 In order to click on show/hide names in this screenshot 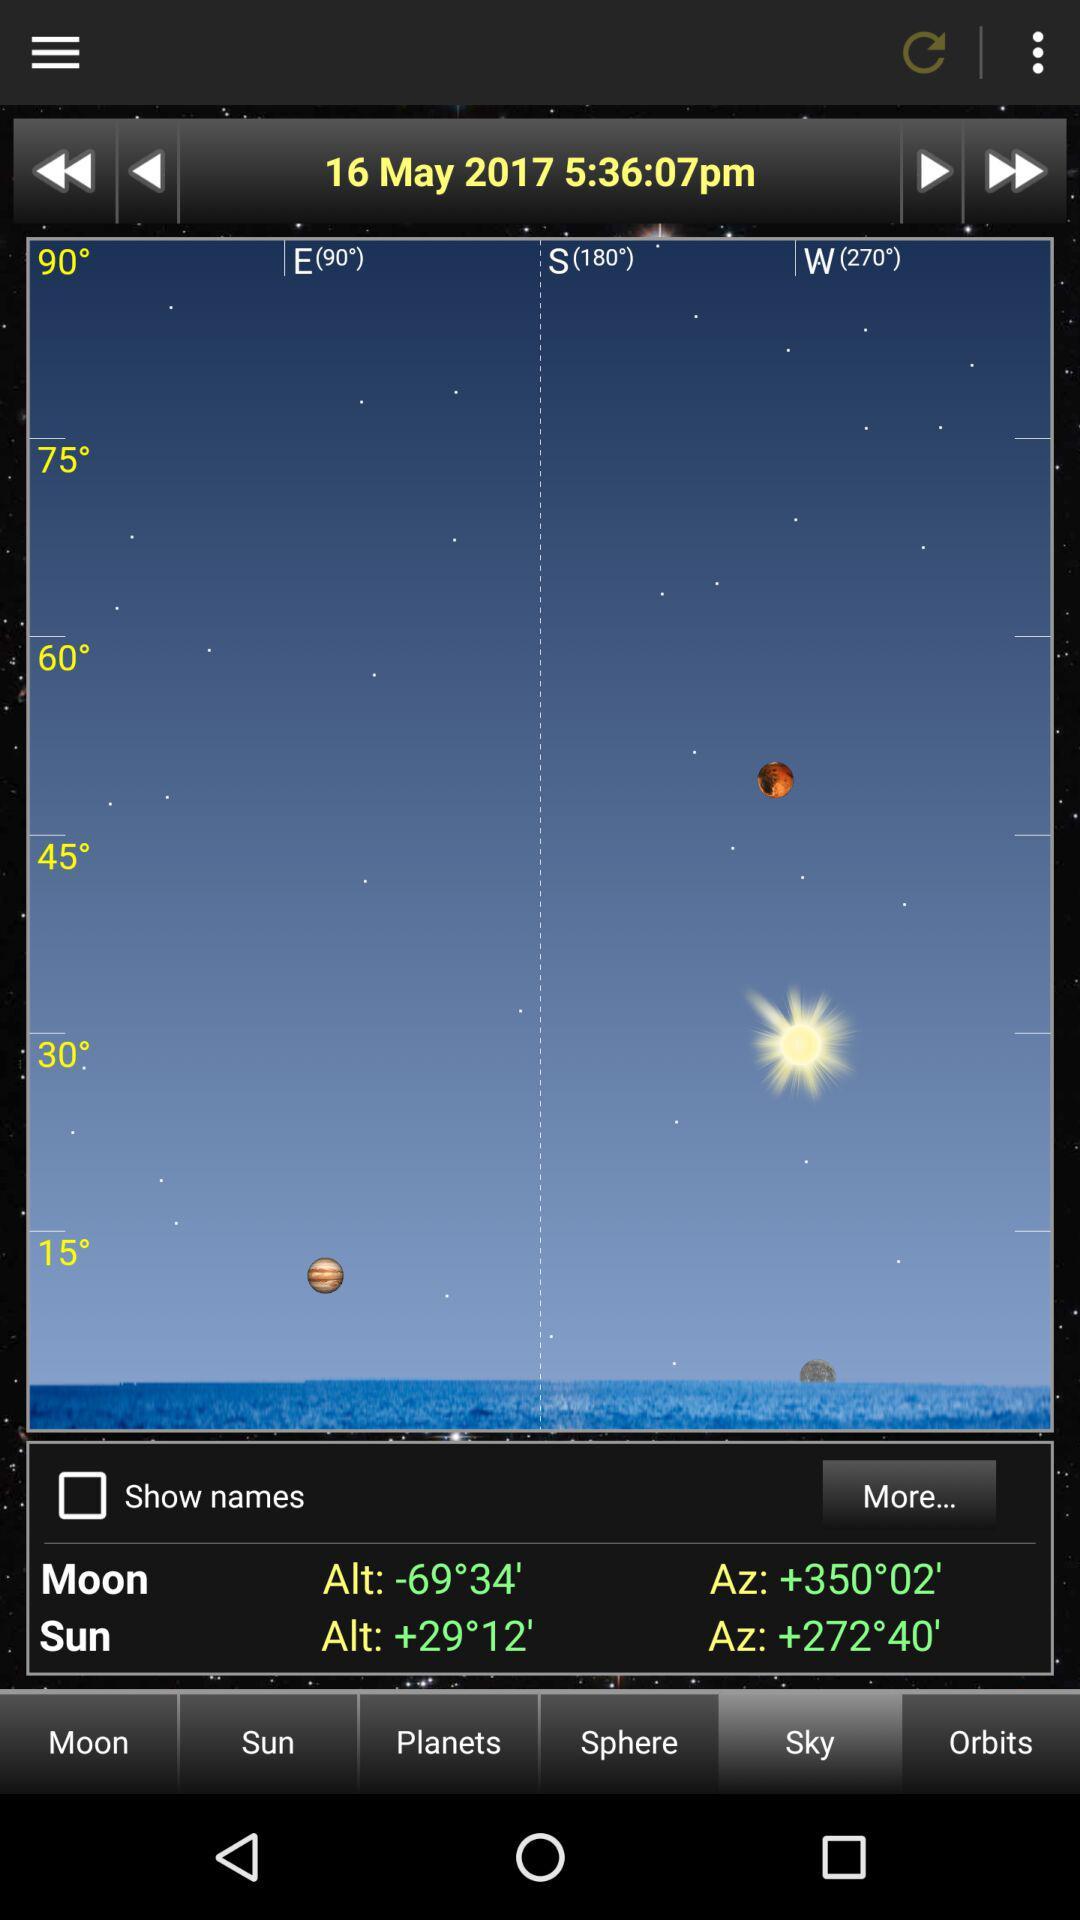, I will do `click(81, 1495)`.